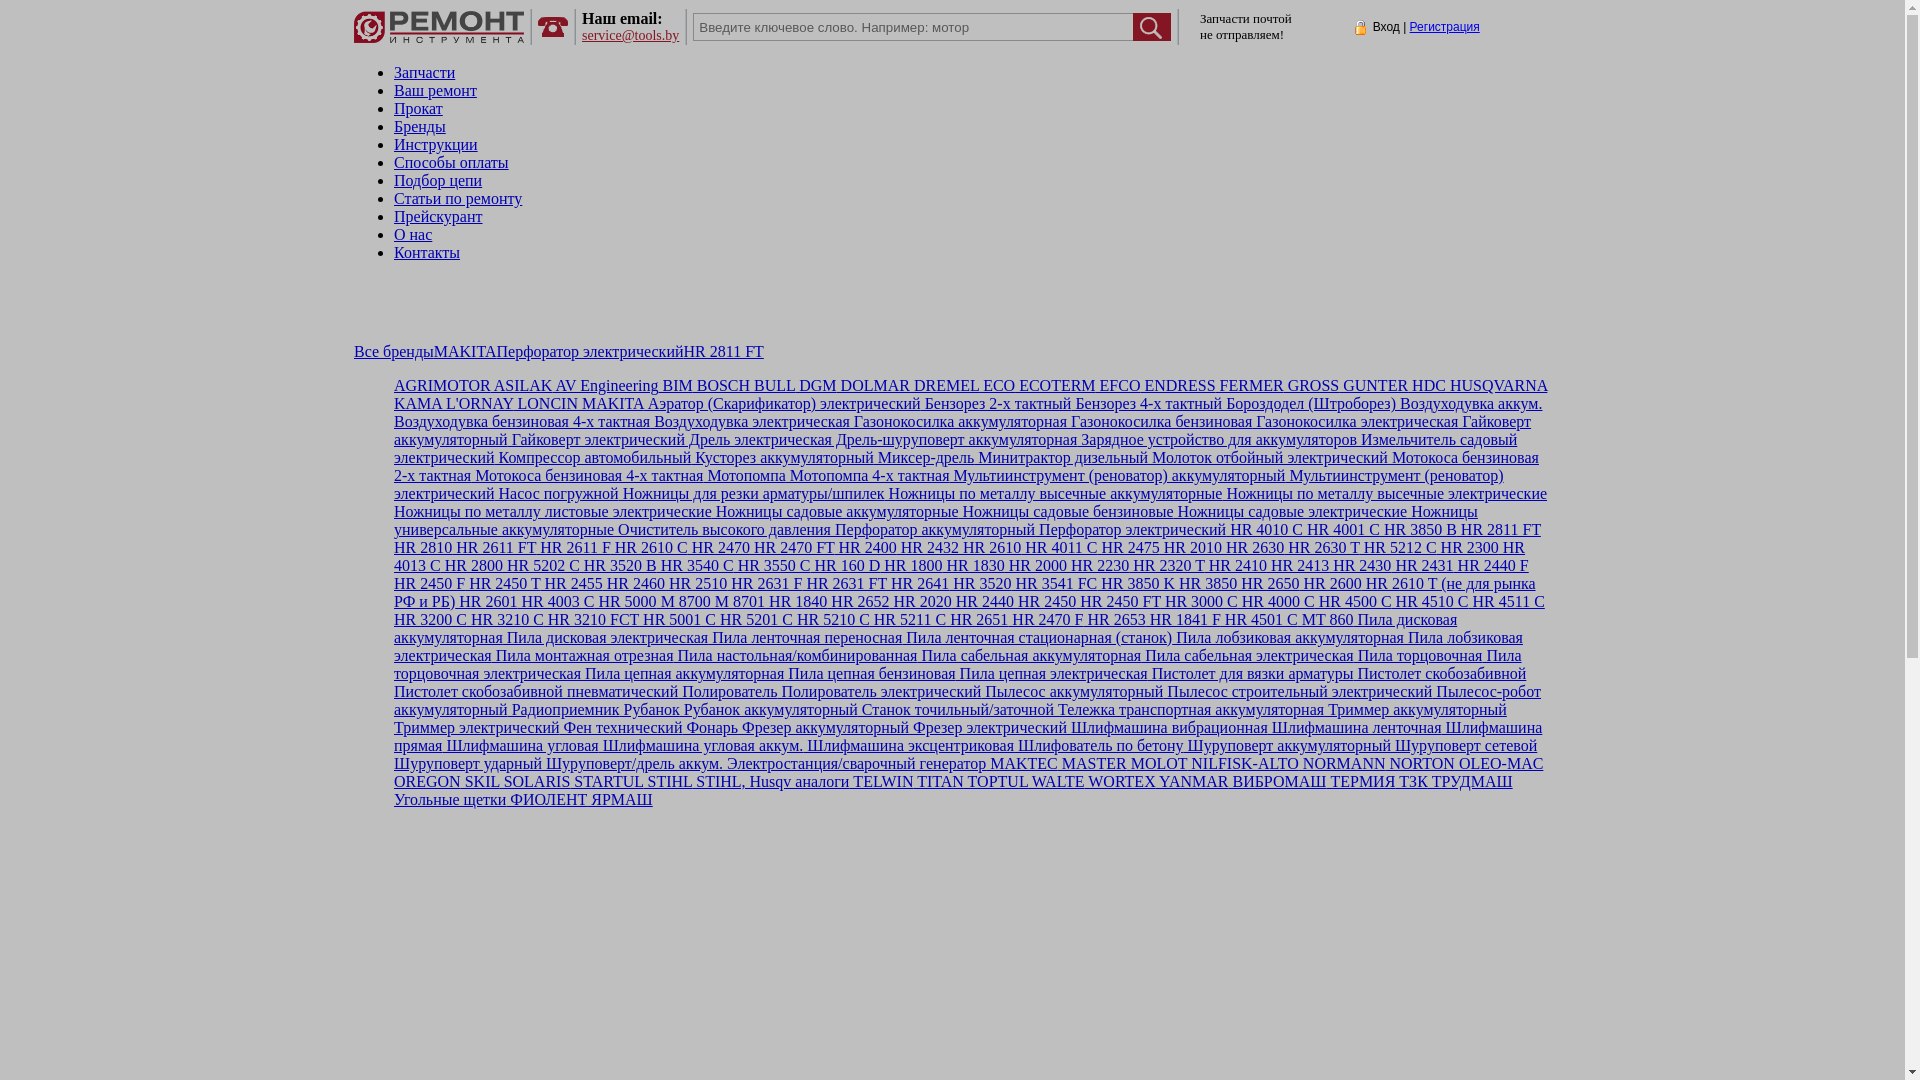  What do you see at coordinates (1236, 583) in the screenshot?
I see `'HR 2650'` at bounding box center [1236, 583].